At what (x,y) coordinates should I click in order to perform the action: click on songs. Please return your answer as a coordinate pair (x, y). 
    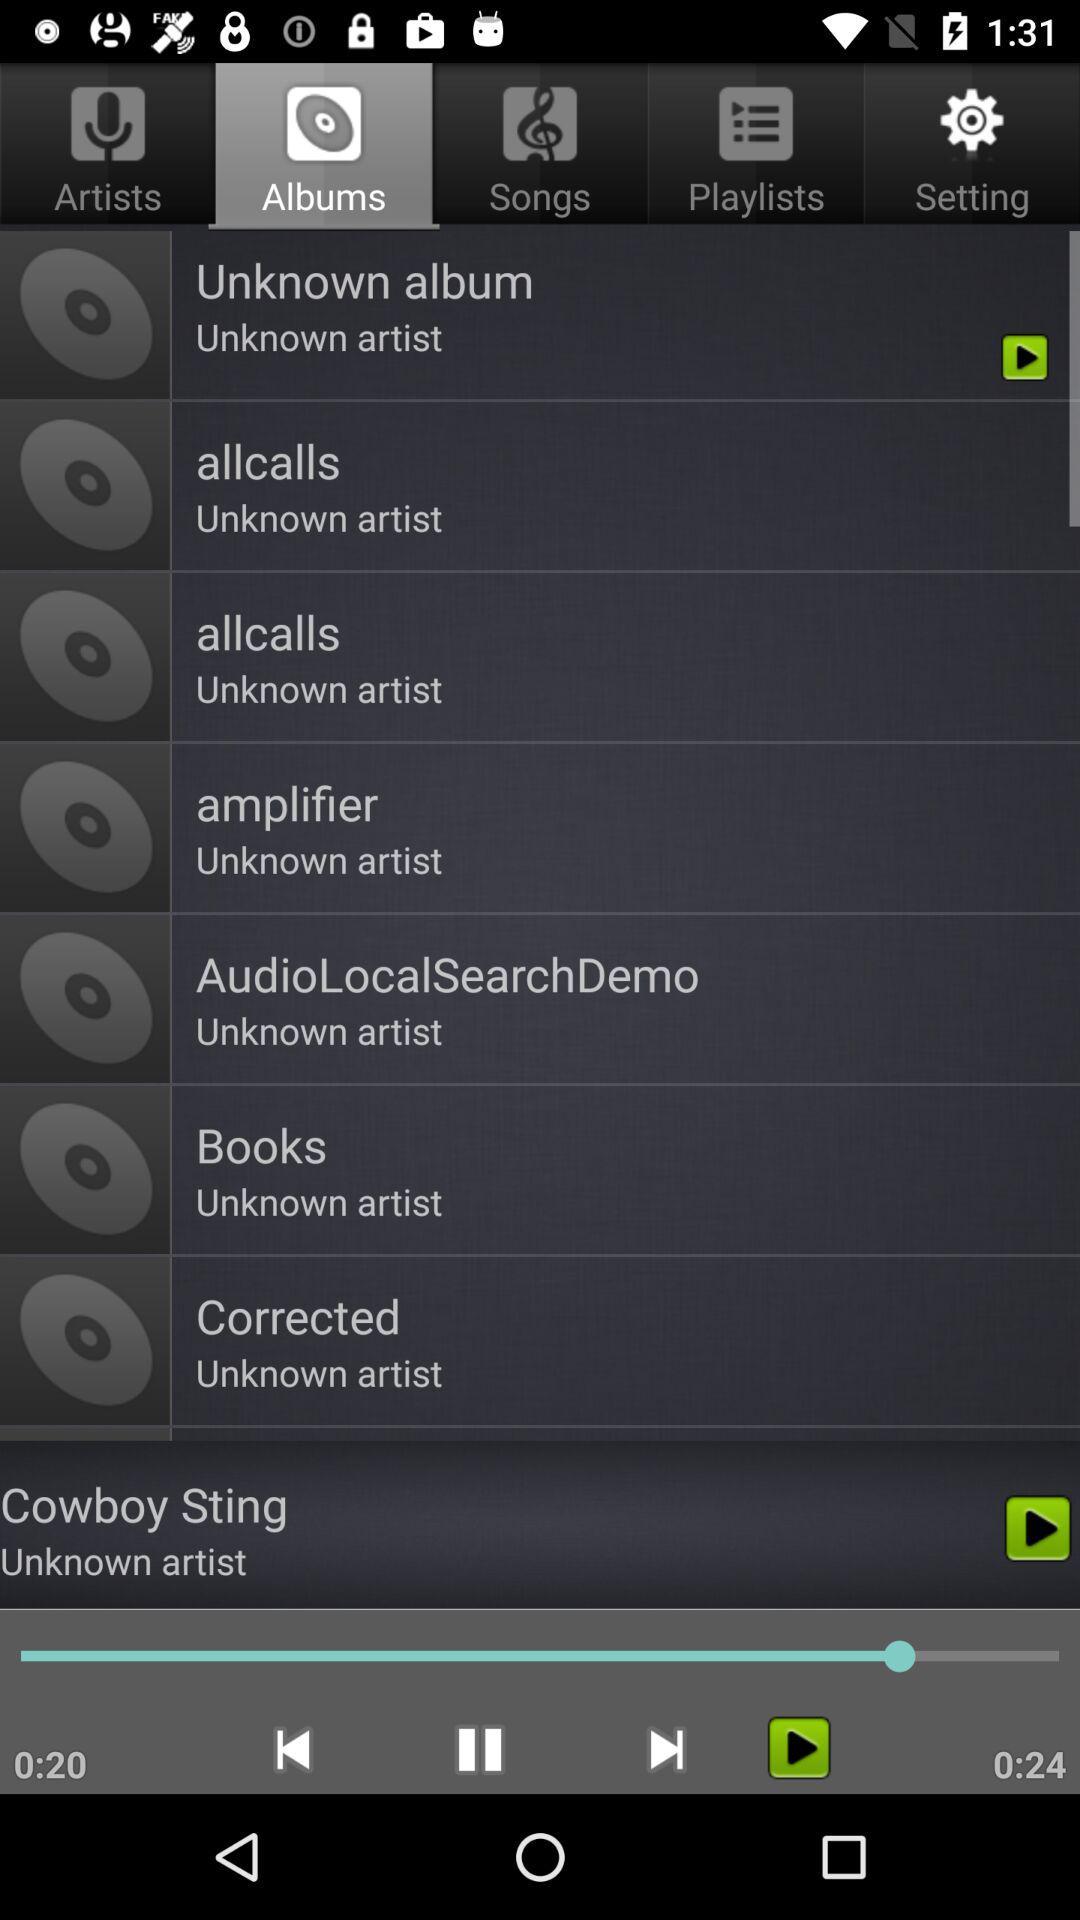
    Looking at the image, I should click on (540, 146).